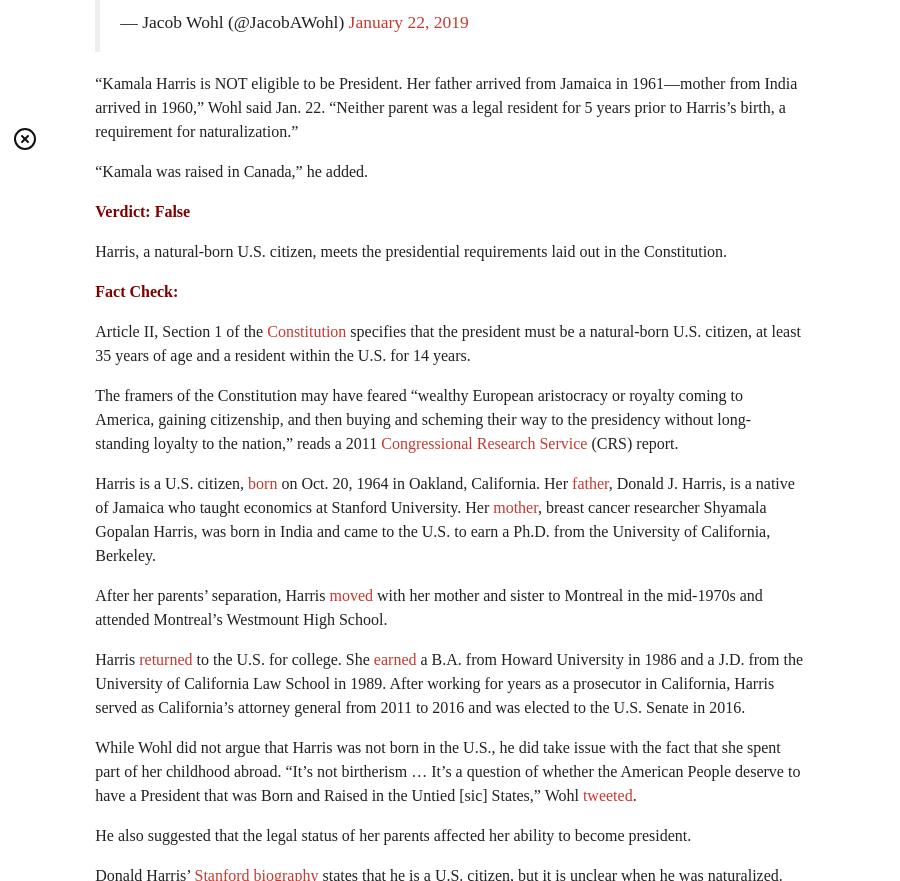 This screenshot has width=900, height=881. What do you see at coordinates (632, 443) in the screenshot?
I see `'(CRS) report.'` at bounding box center [632, 443].